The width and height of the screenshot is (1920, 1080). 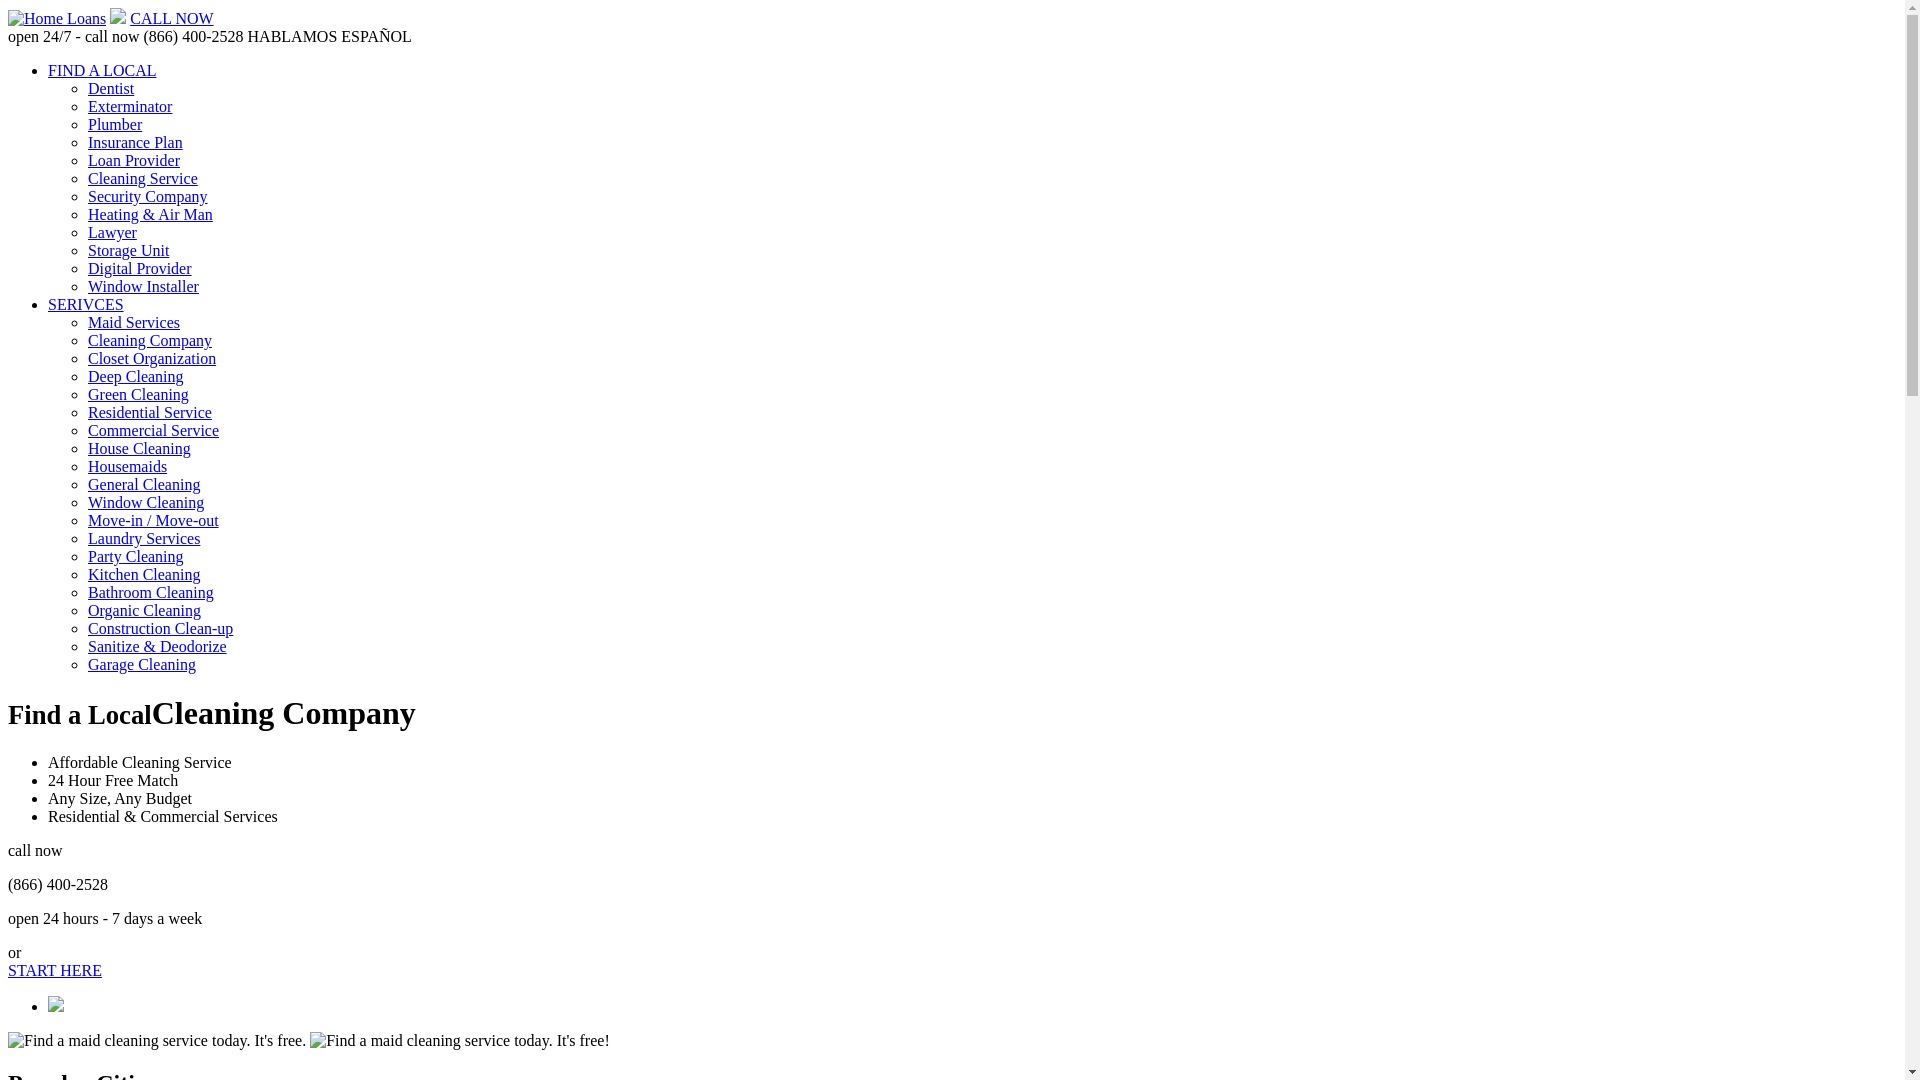 I want to click on 'Security Company', so click(x=147, y=196).